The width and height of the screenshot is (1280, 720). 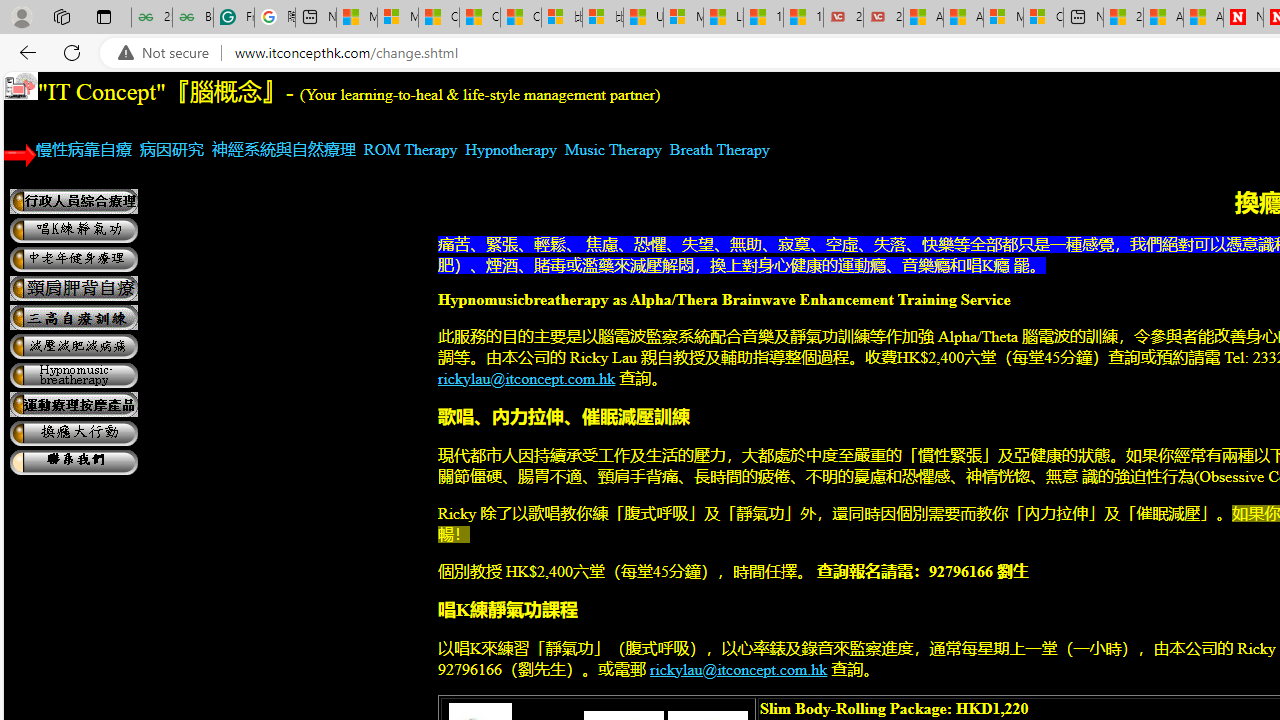 What do you see at coordinates (192, 17) in the screenshot?
I see `'Best SSL Certificates Provider in India - GeeksforGeeks'` at bounding box center [192, 17].